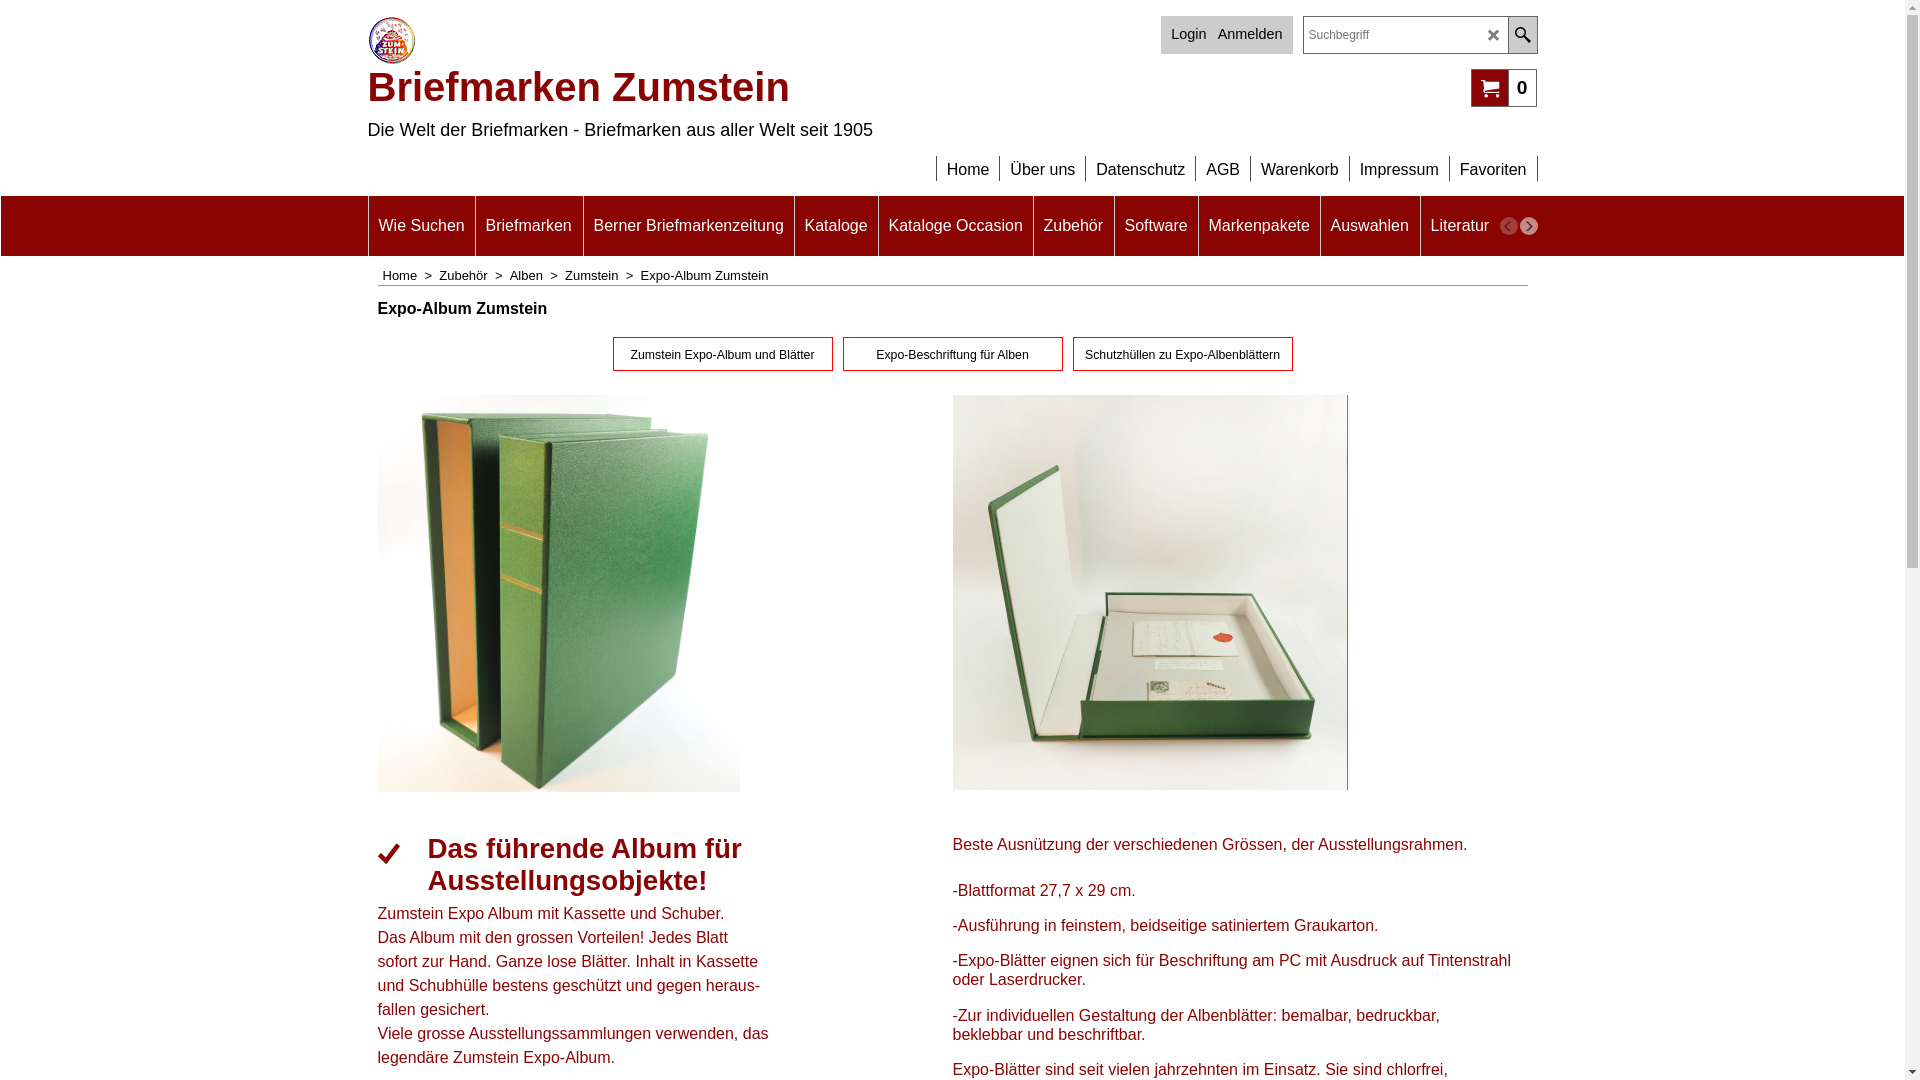 The width and height of the screenshot is (1920, 1080). Describe the element at coordinates (1171, 34) in the screenshot. I see `'Login'` at that location.